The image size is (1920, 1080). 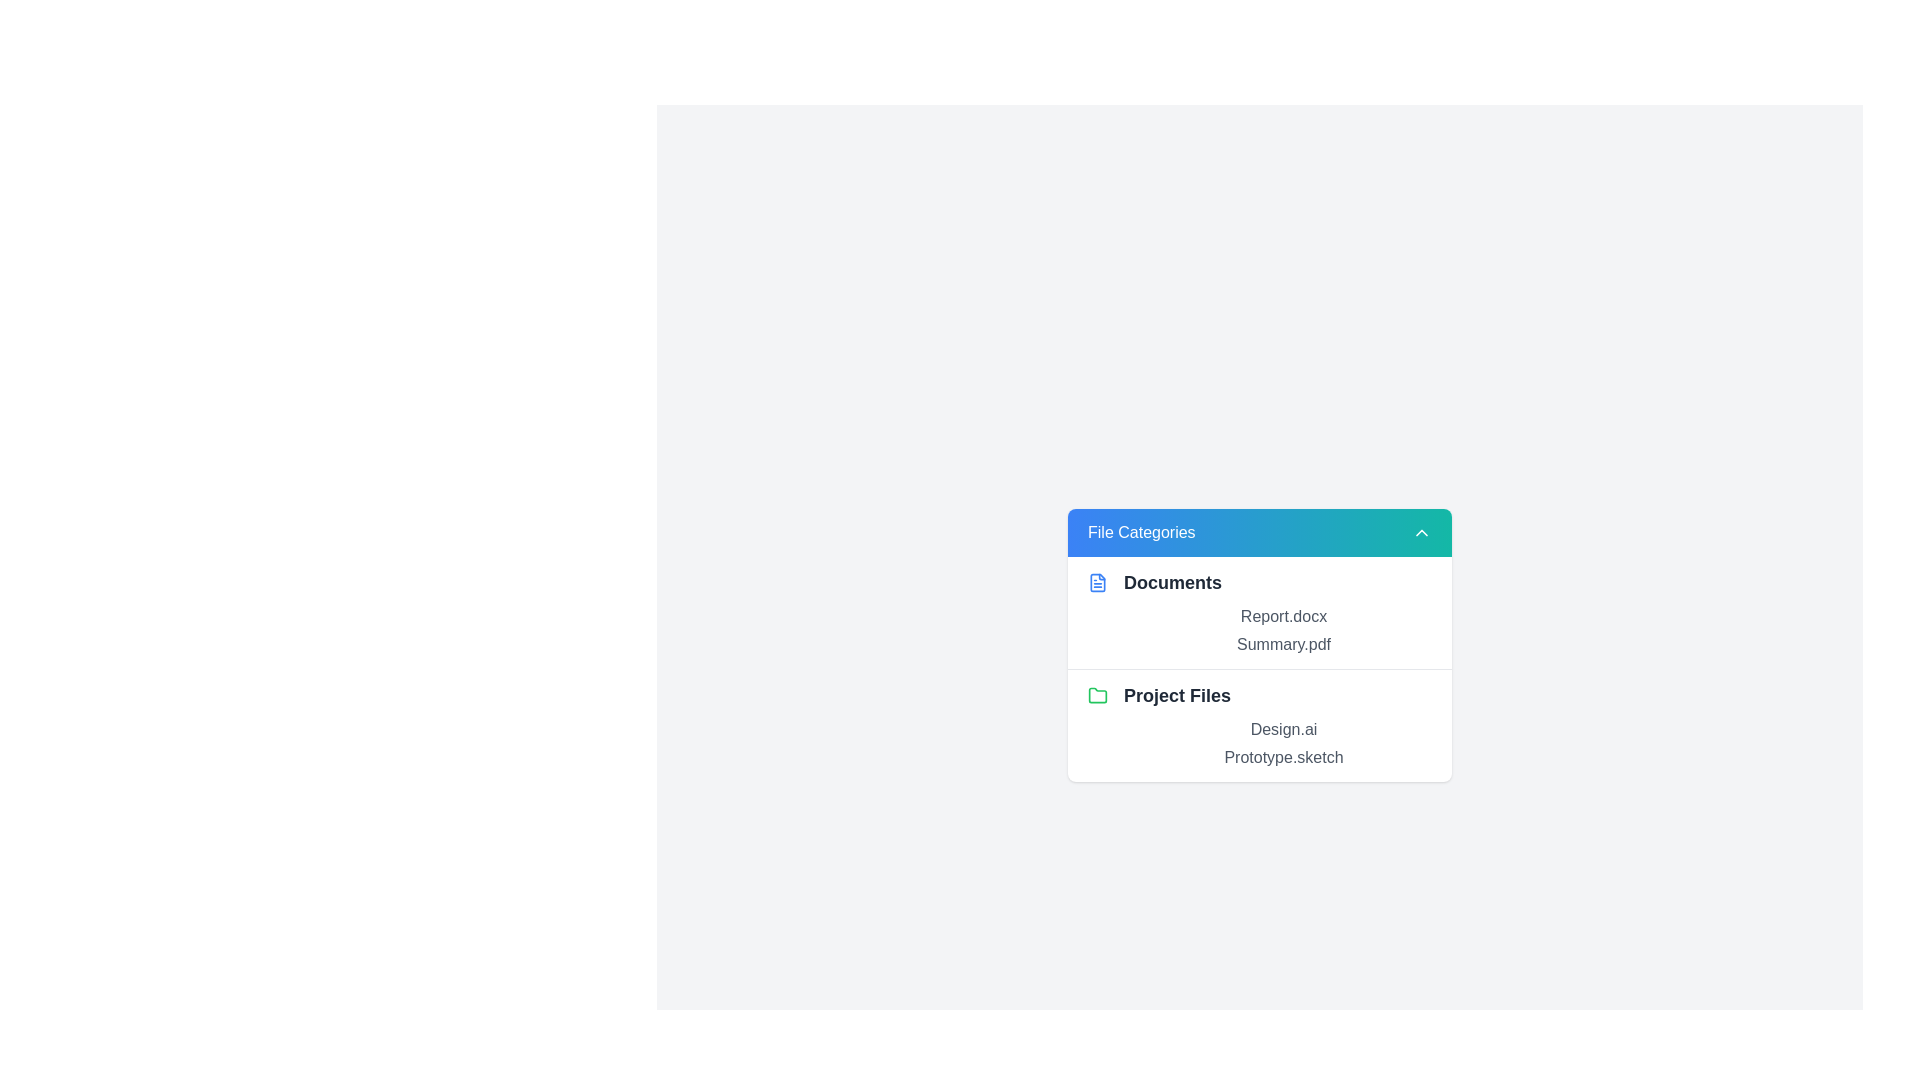 What do you see at coordinates (1097, 693) in the screenshot?
I see `folder icon representing project-related files located within the 'Project Files' section of the card interface by opening developer tools` at bounding box center [1097, 693].